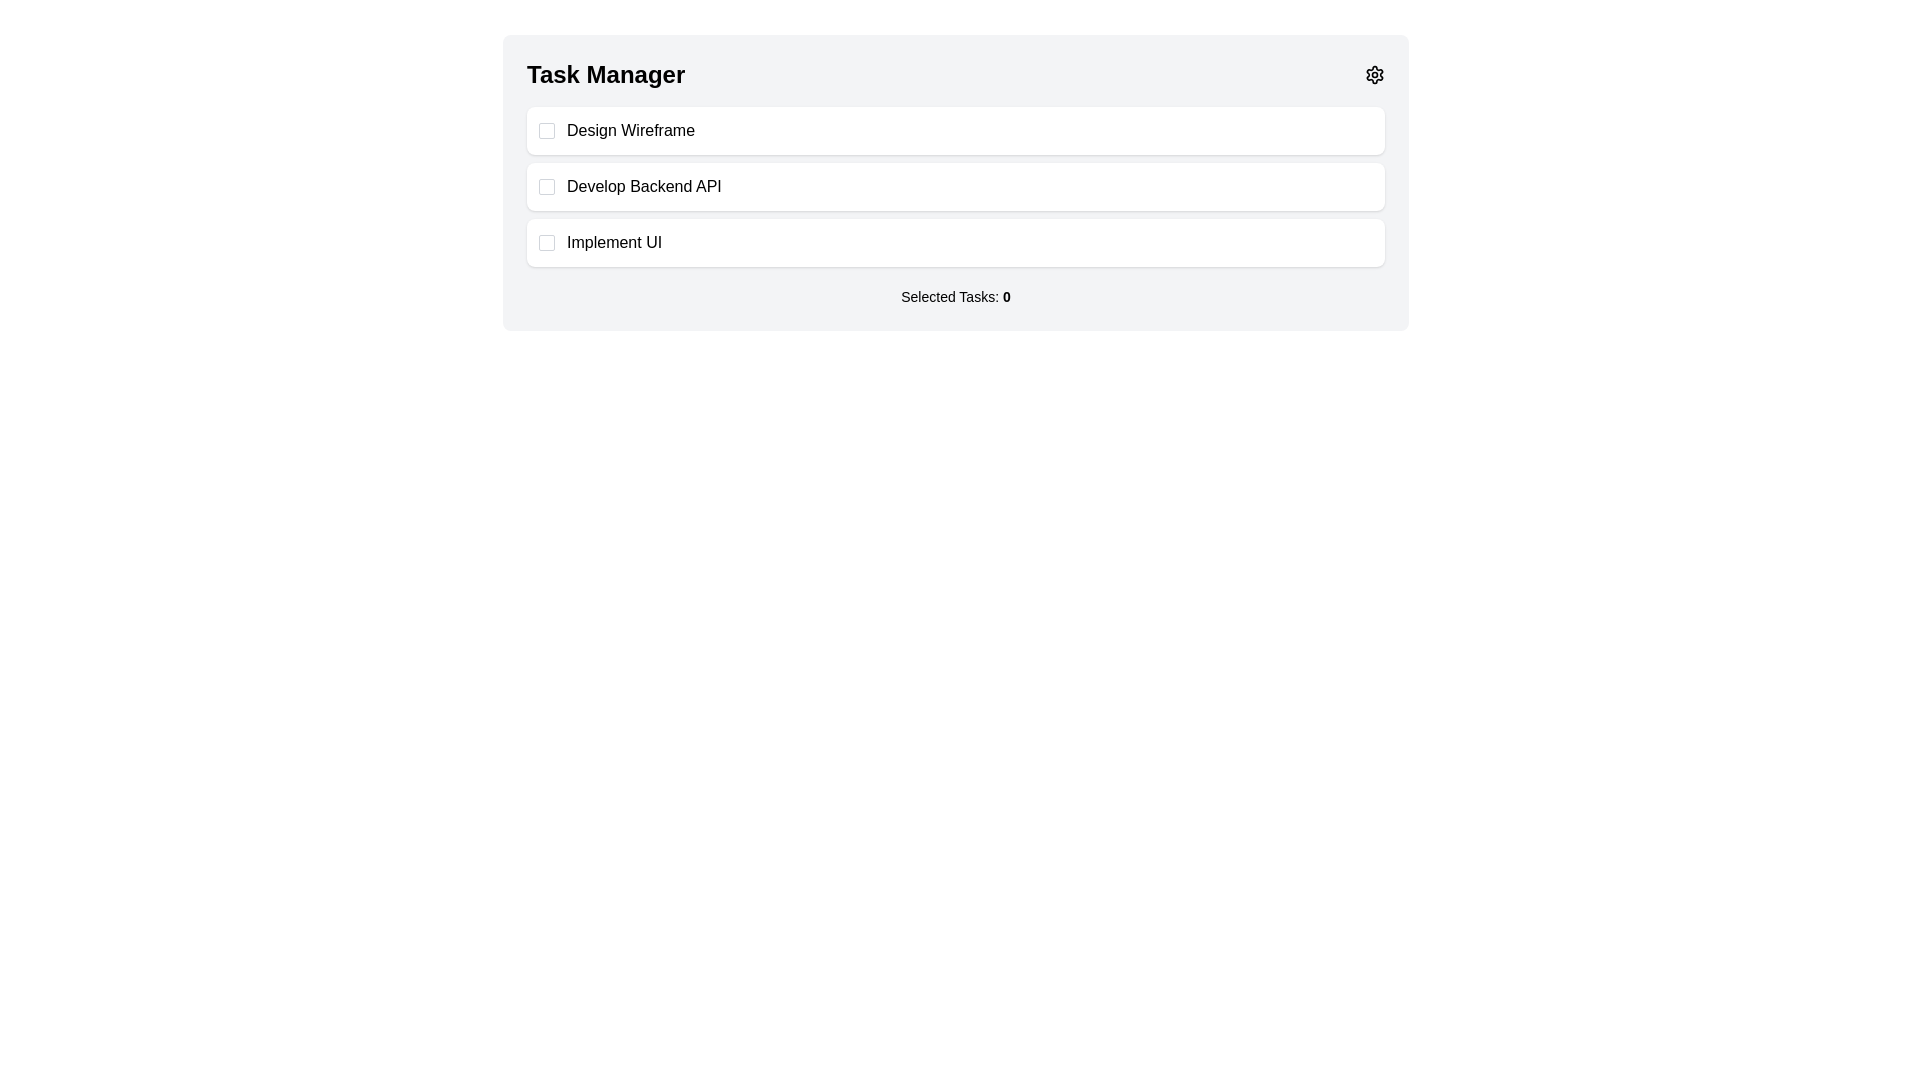  I want to click on displayed text '0' from the numeric element located within the line 'Selected Tasks: 0' at the bottom of the Task Manager section, so click(1006, 297).